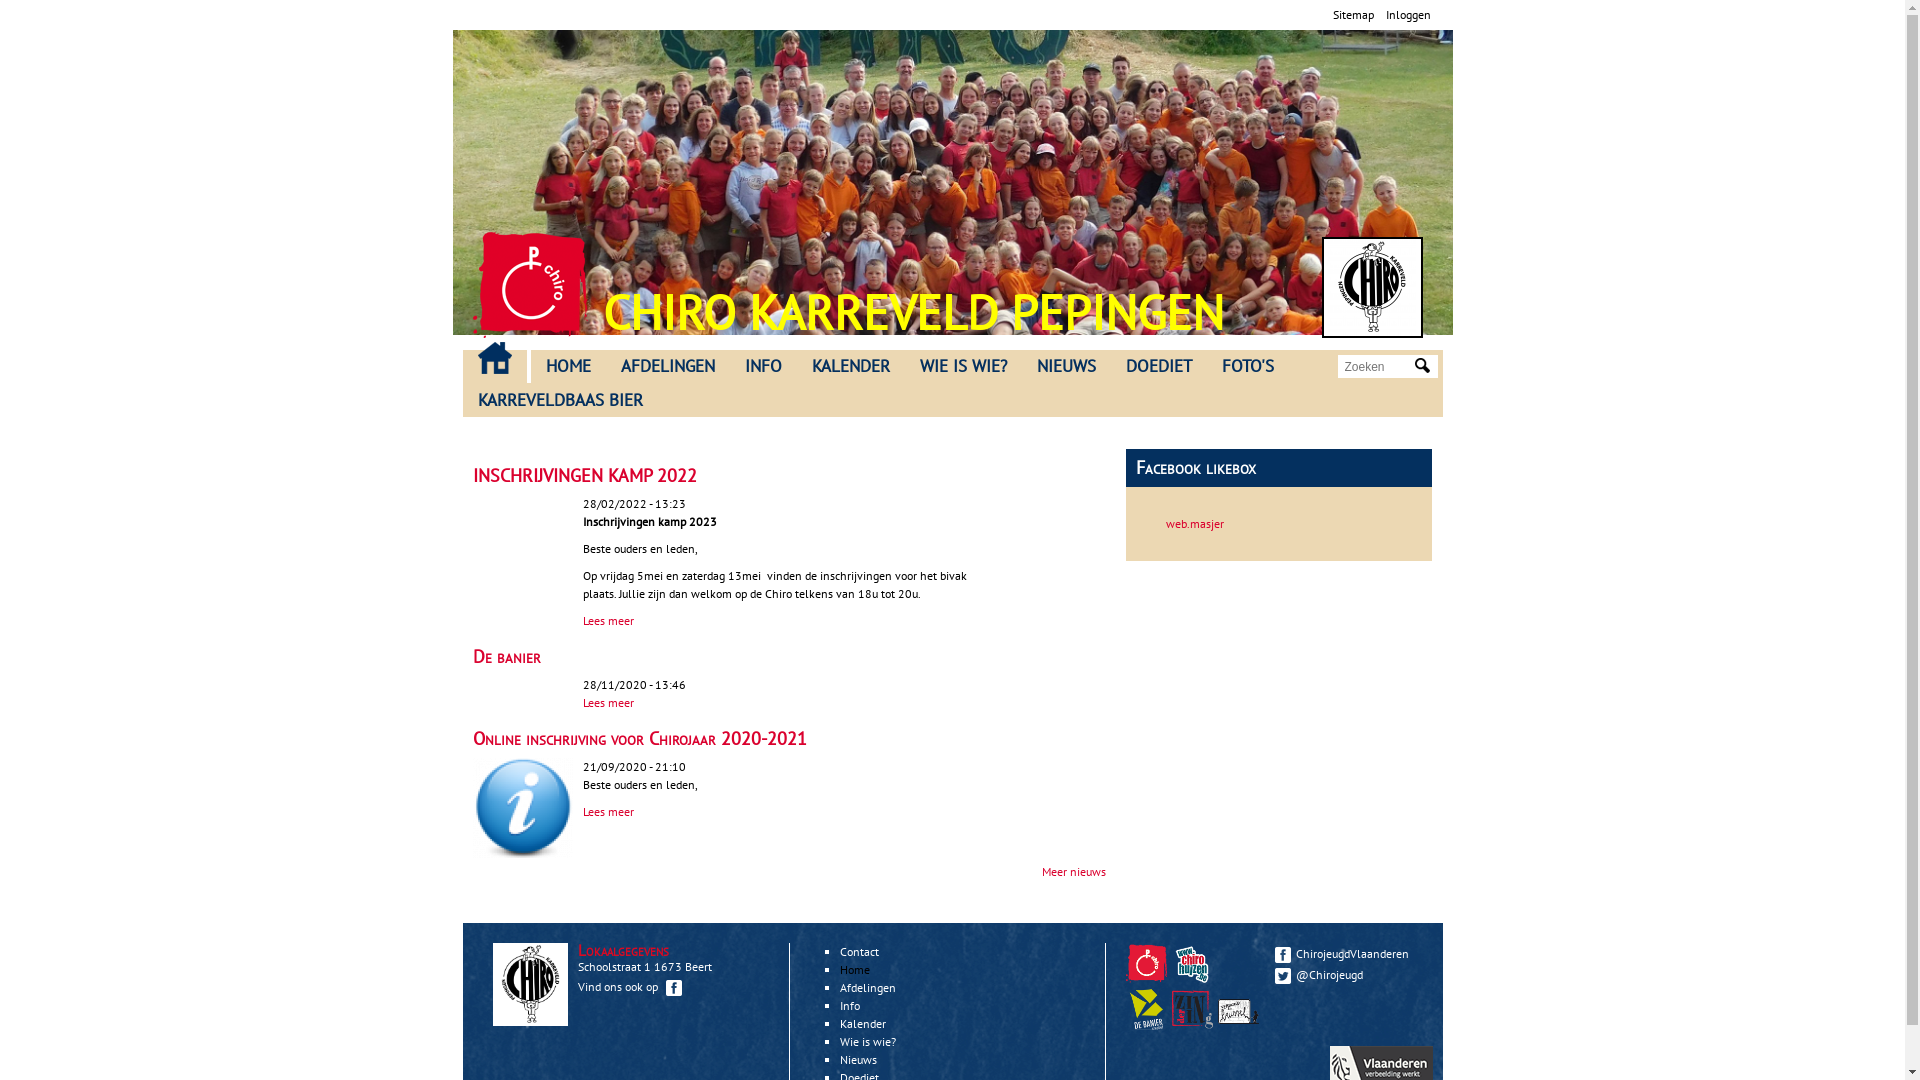  Describe the element at coordinates (1192, 962) in the screenshot. I see `'Chirohuizen'` at that location.